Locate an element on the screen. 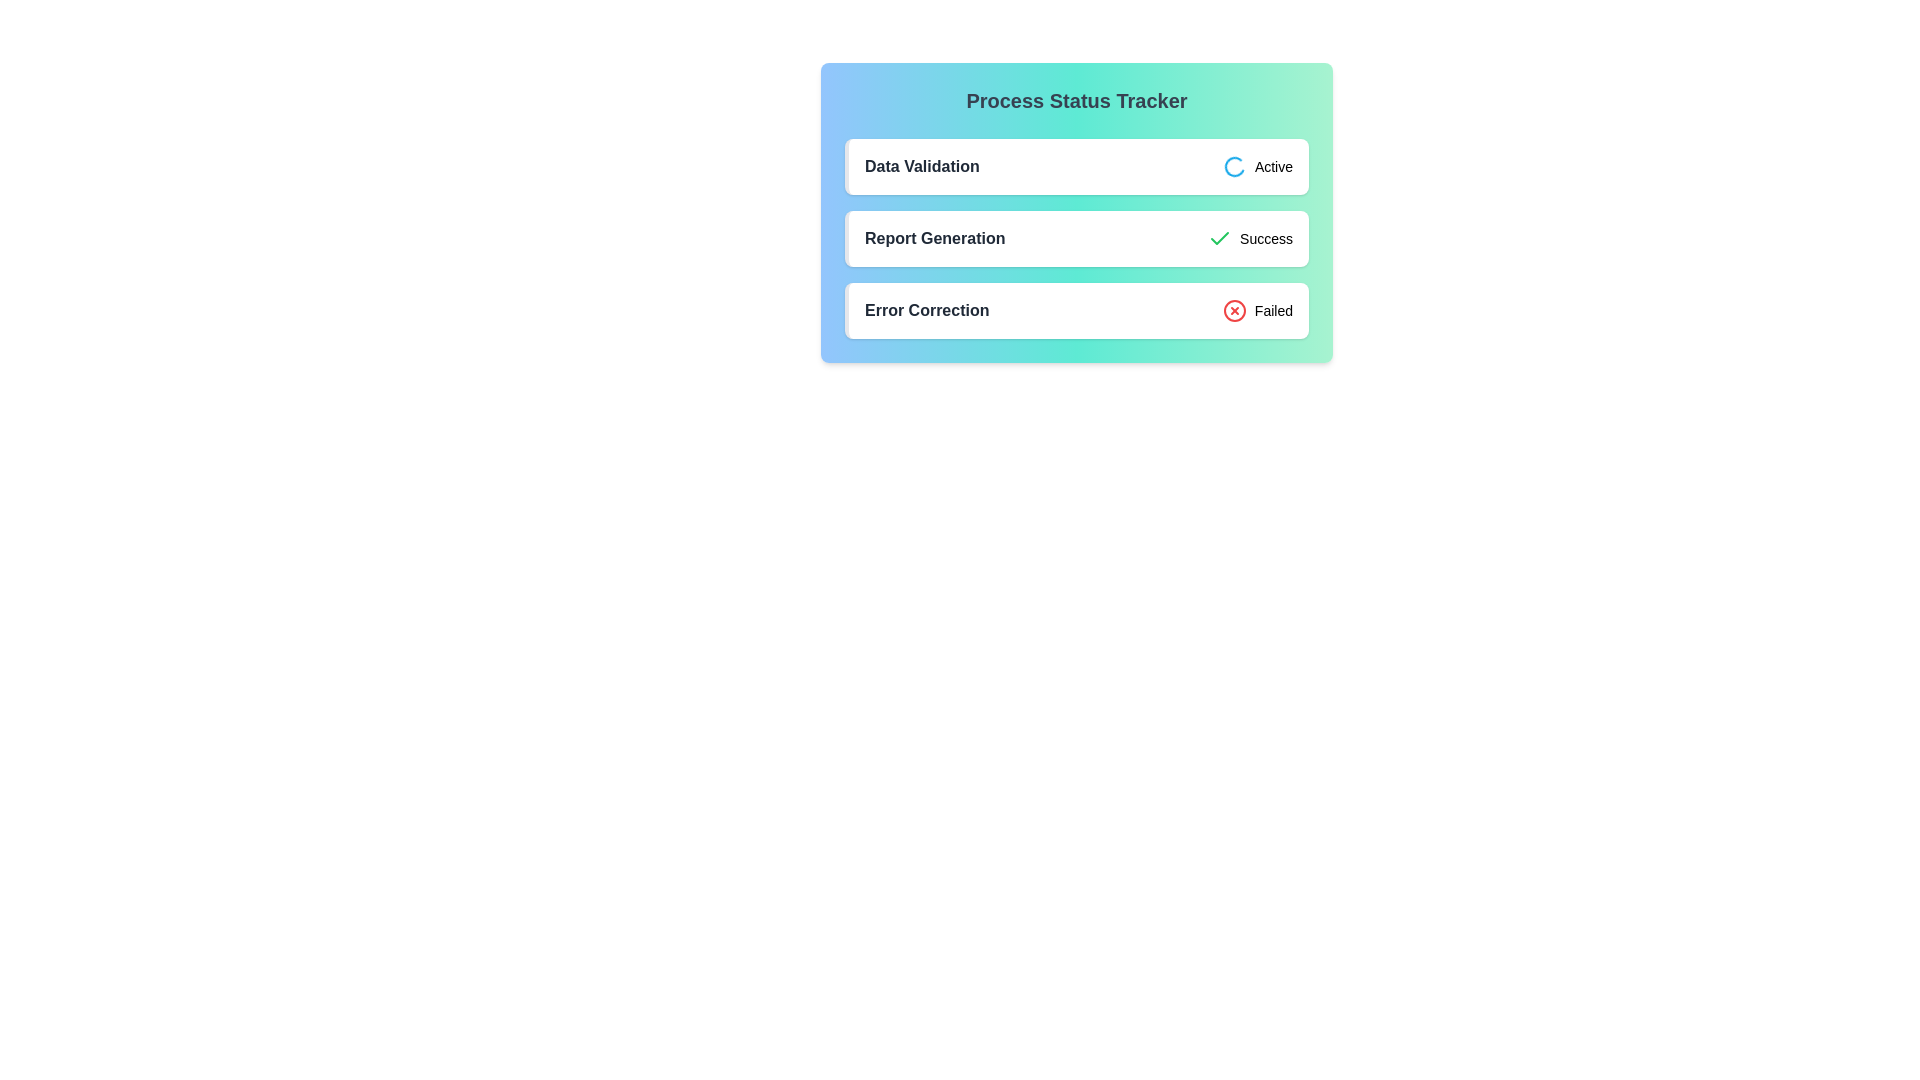 The height and width of the screenshot is (1080, 1920). the 'Success' label which is accompanied by a green checkmark icon, located in the 'Process Status Tracker' section, specifically in the second row of status indicators is located at coordinates (1249, 238).